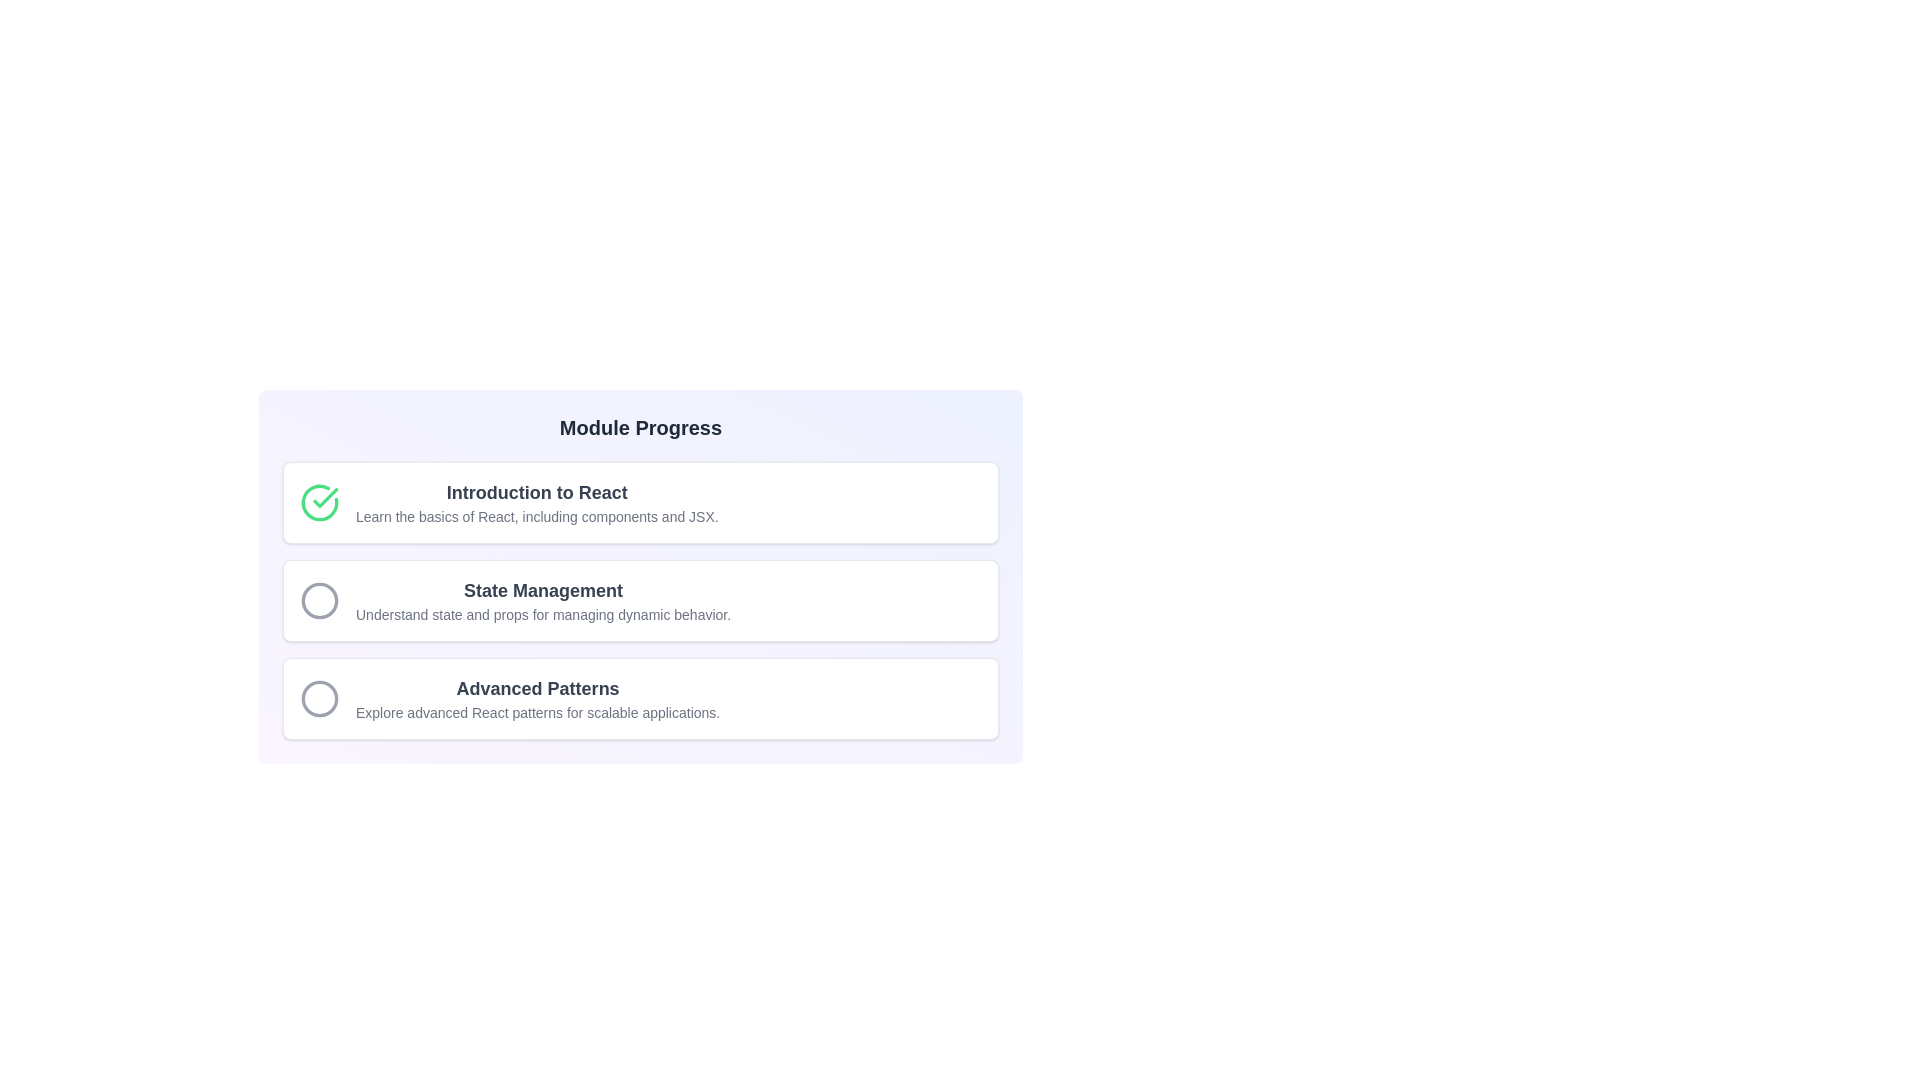  I want to click on the Informational panel titled 'State Management', which features a white background, rounded corners, a shadow effect, and contains a heading and description text, so click(641, 600).